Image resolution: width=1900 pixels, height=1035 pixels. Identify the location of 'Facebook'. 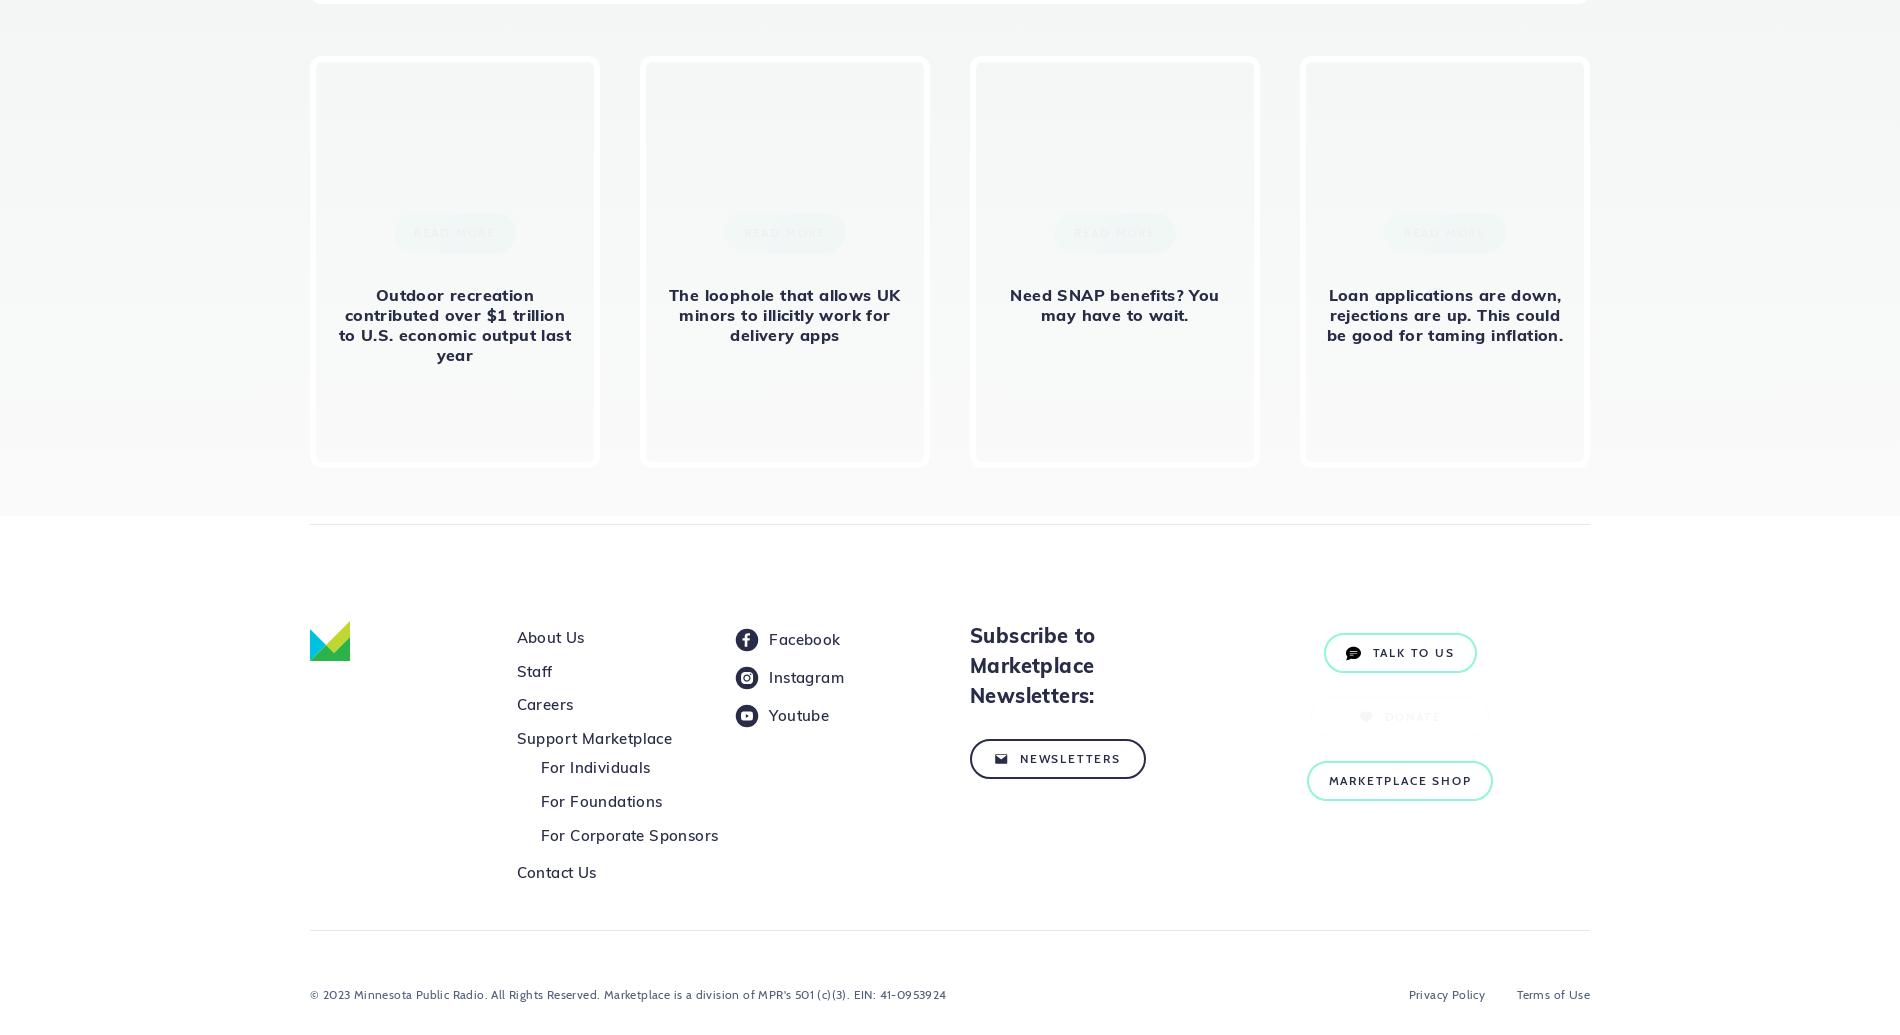
(803, 638).